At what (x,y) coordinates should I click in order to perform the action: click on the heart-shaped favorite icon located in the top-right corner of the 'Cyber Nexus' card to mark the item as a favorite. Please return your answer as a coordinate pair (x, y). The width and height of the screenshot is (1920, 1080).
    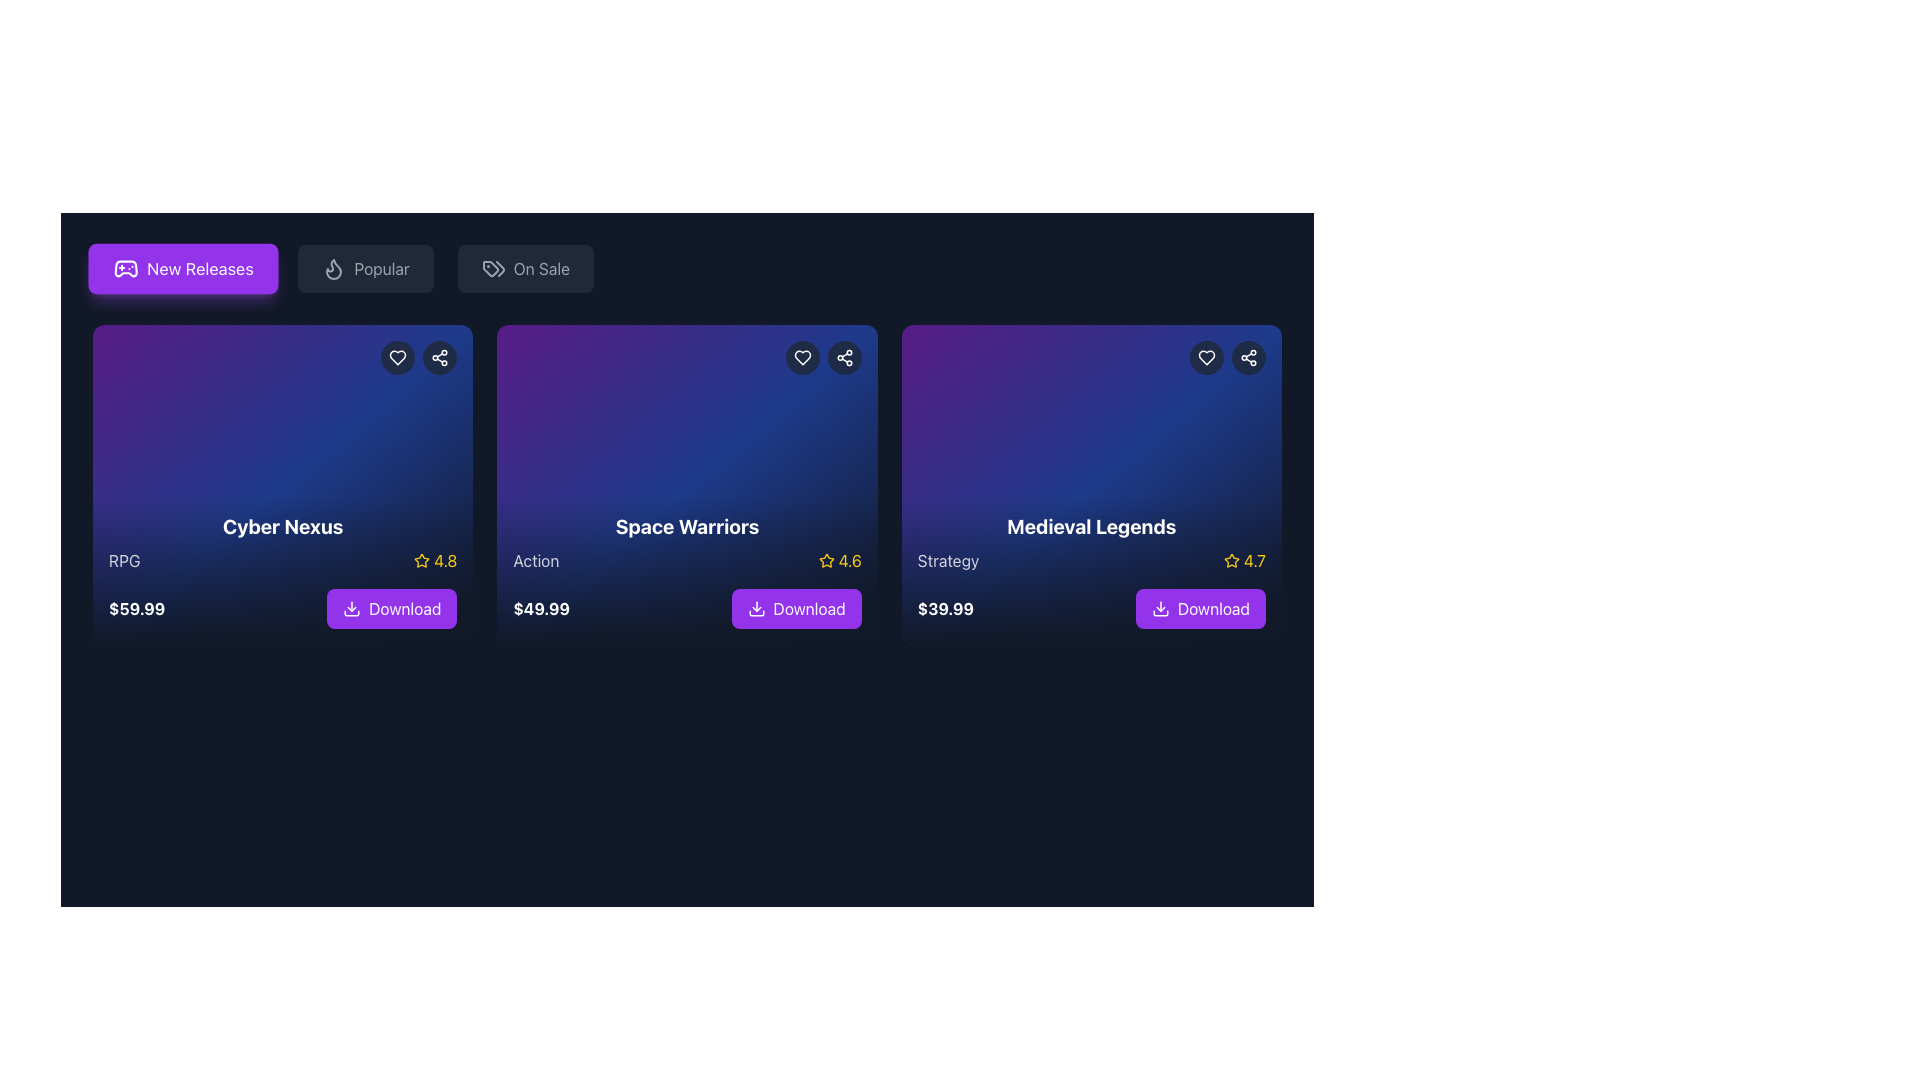
    Looking at the image, I should click on (398, 357).